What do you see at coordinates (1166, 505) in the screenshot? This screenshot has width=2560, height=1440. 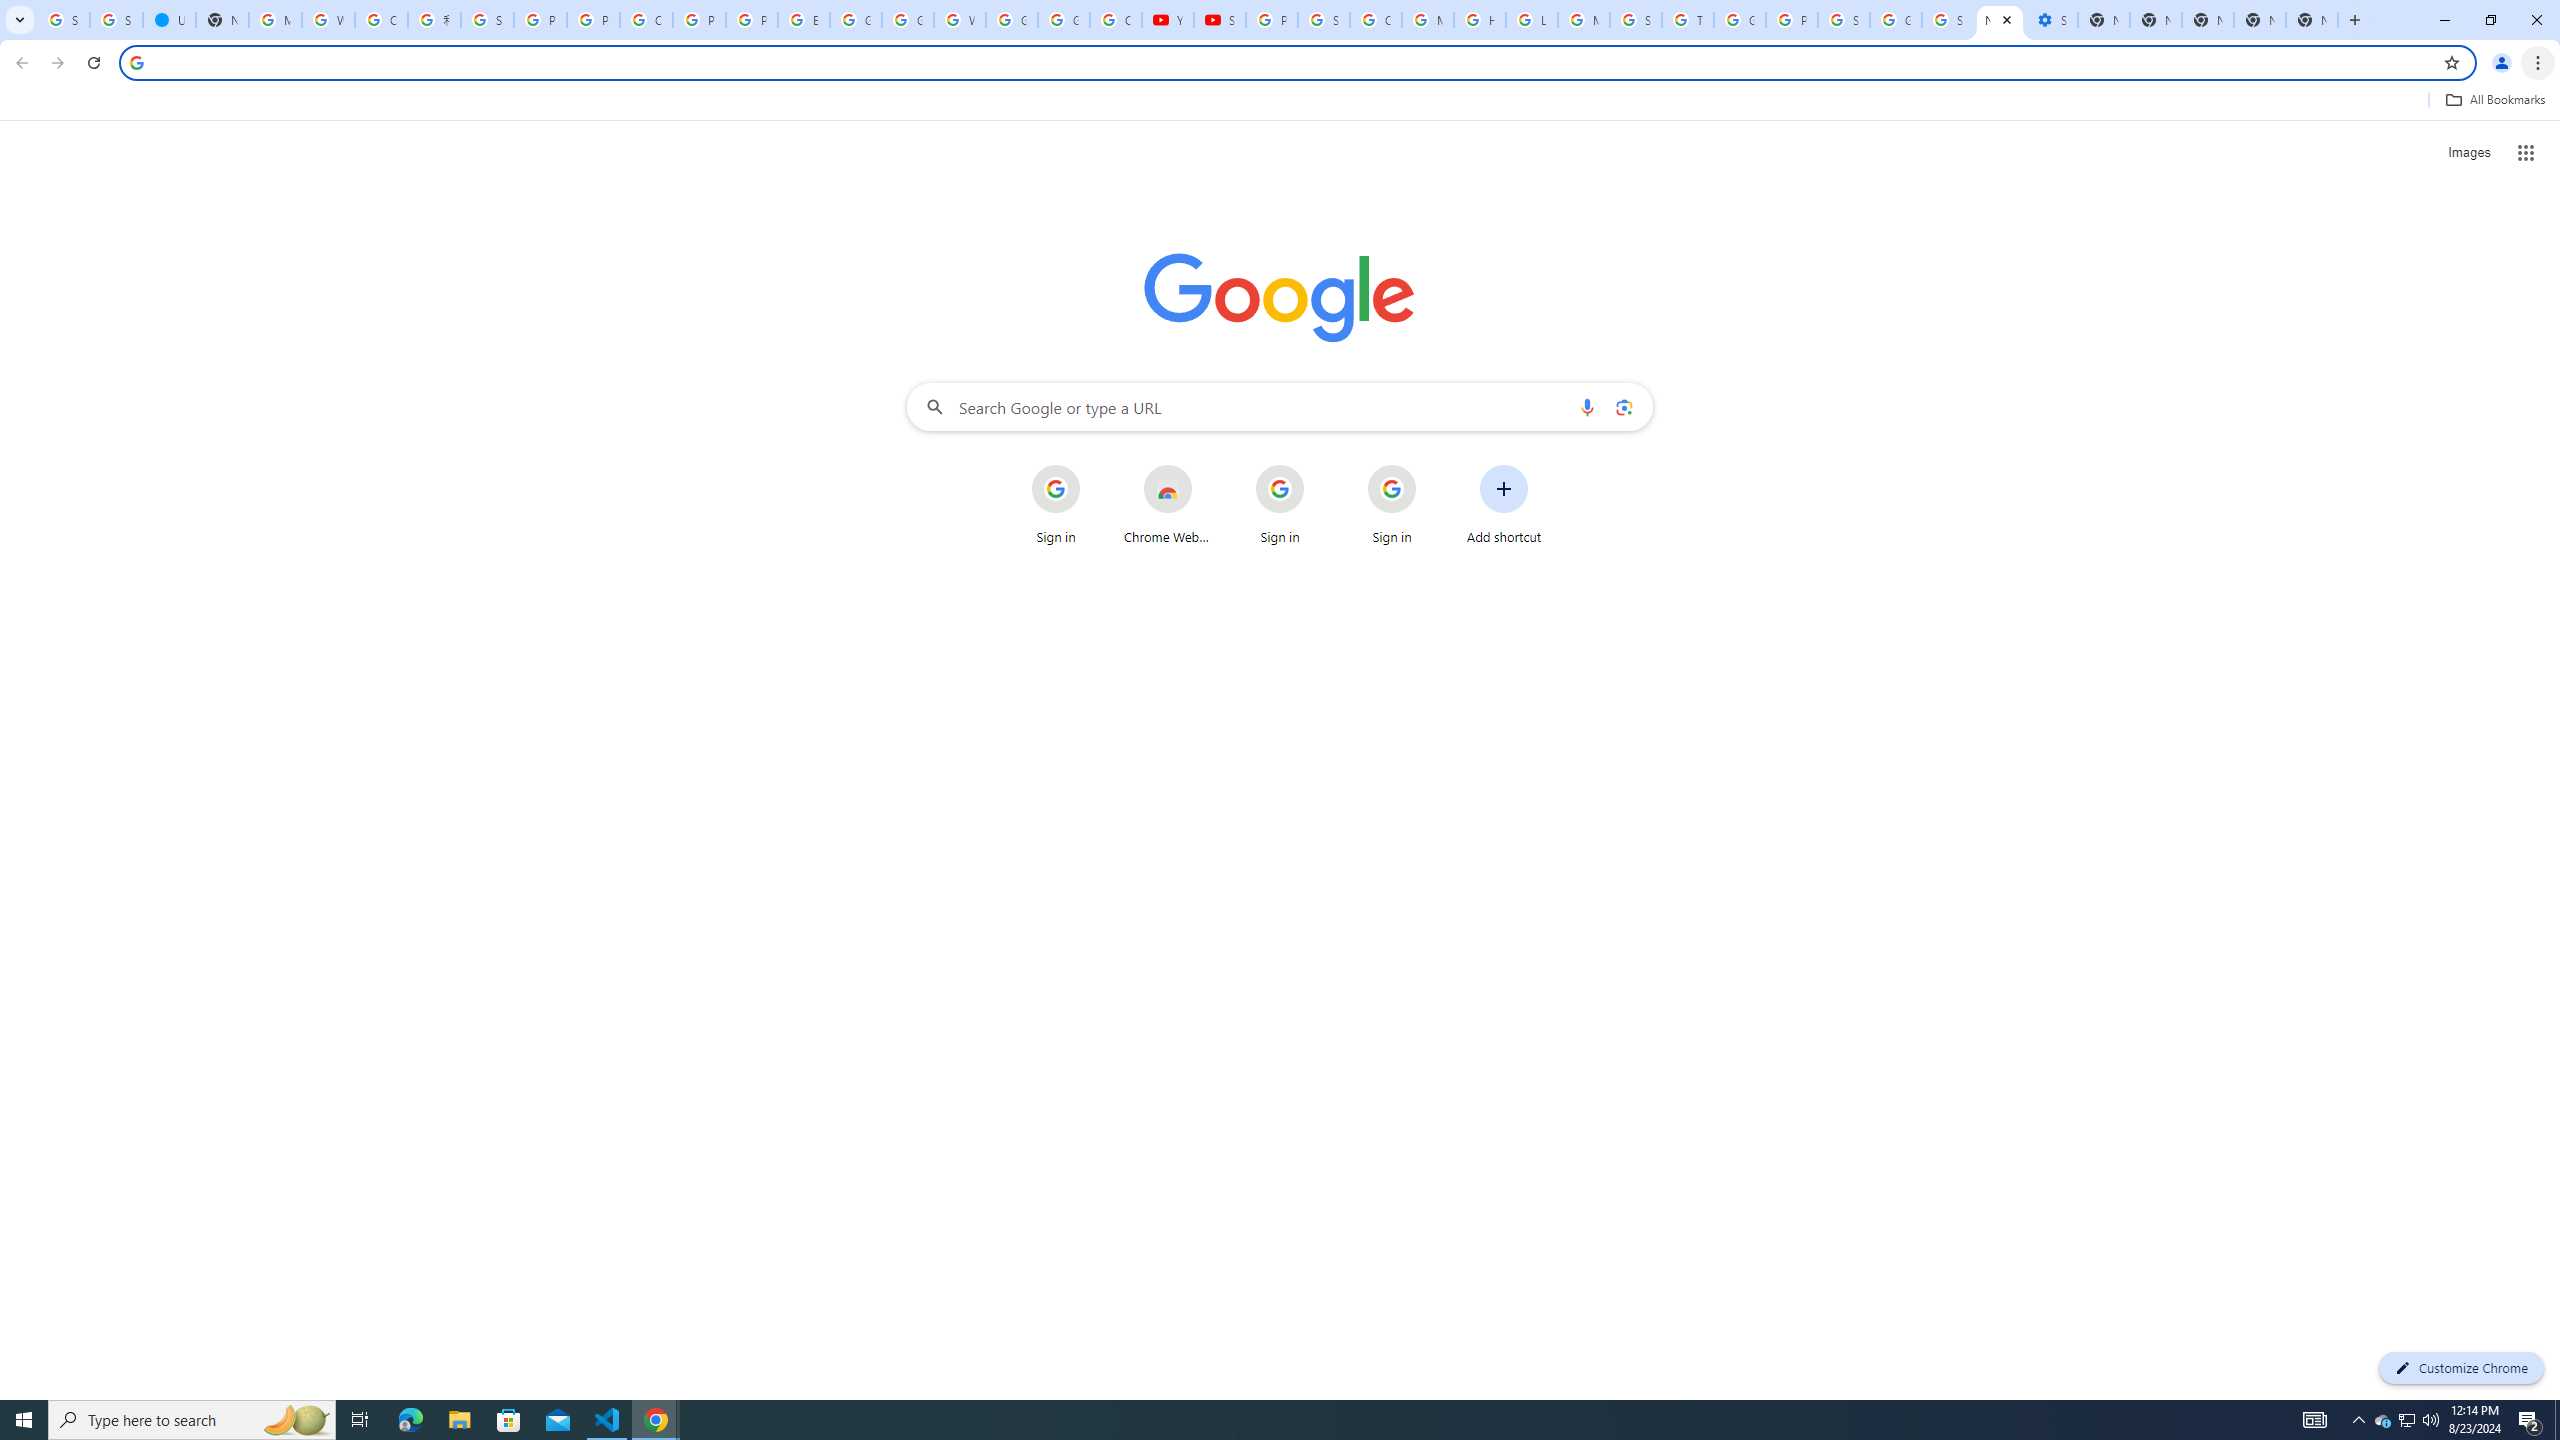 I see `'Chrome Web Store'` at bounding box center [1166, 505].